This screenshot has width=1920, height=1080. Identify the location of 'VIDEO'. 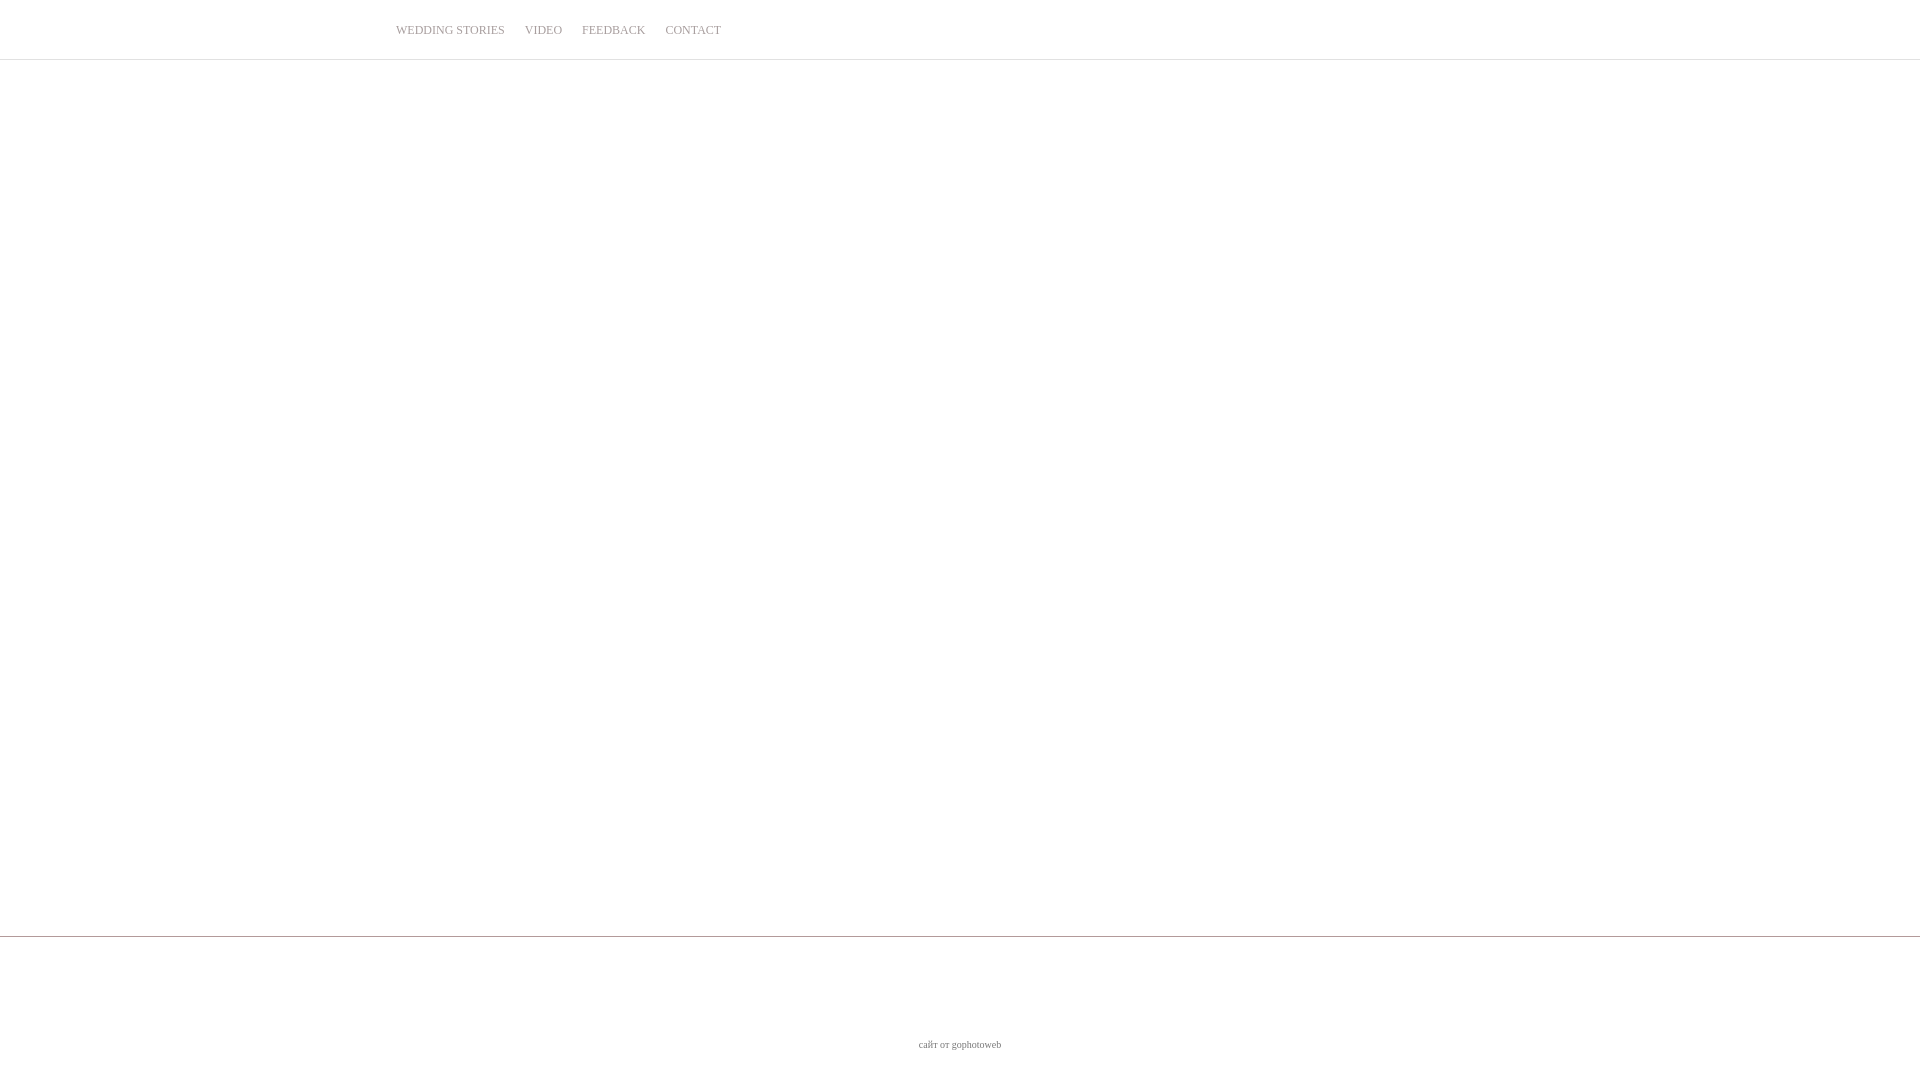
(543, 29).